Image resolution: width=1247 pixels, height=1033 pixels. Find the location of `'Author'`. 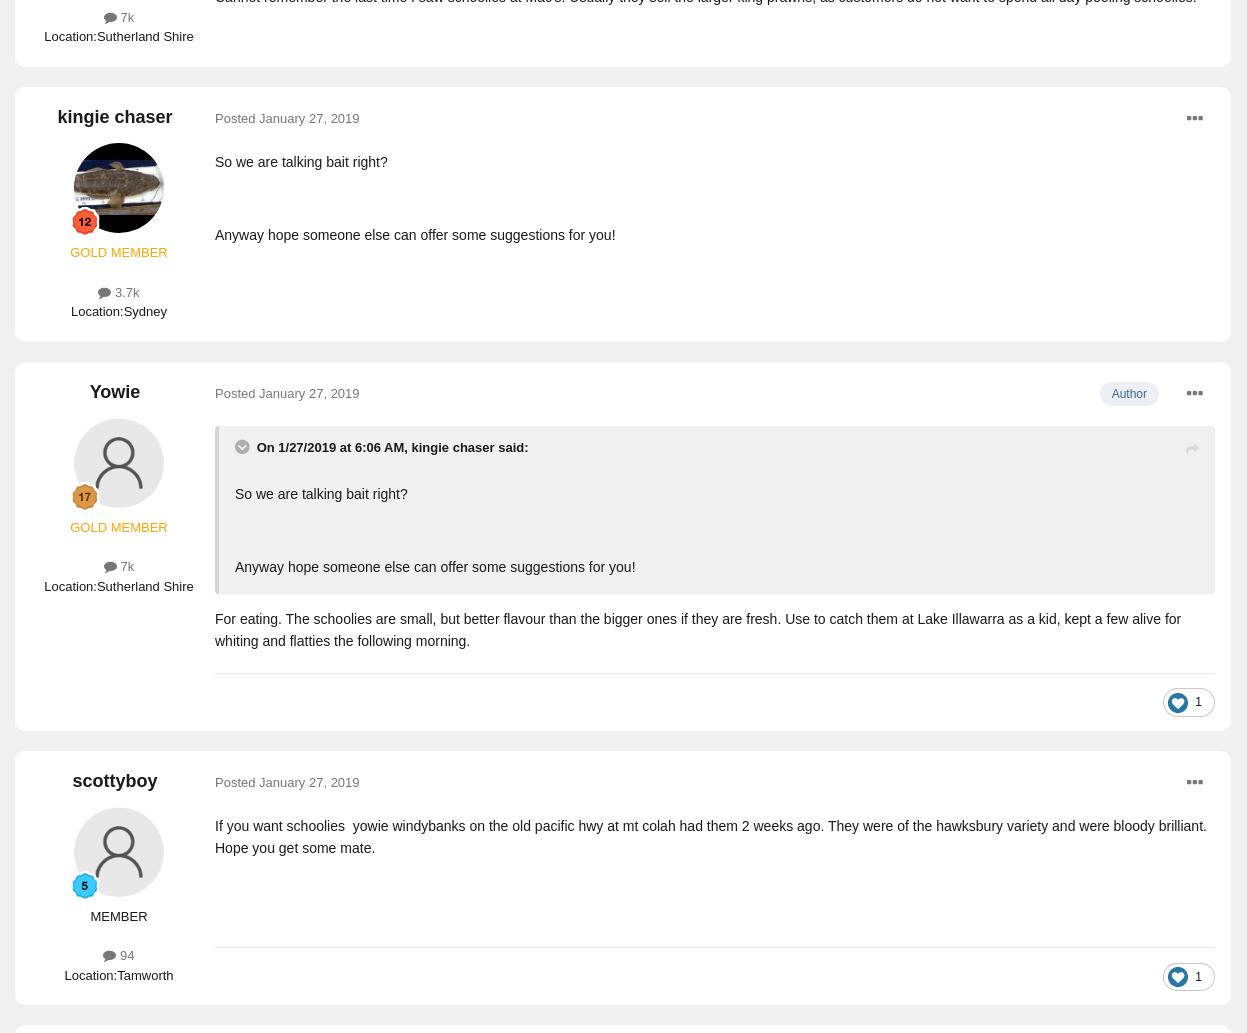

'Author' is located at coordinates (1128, 392).